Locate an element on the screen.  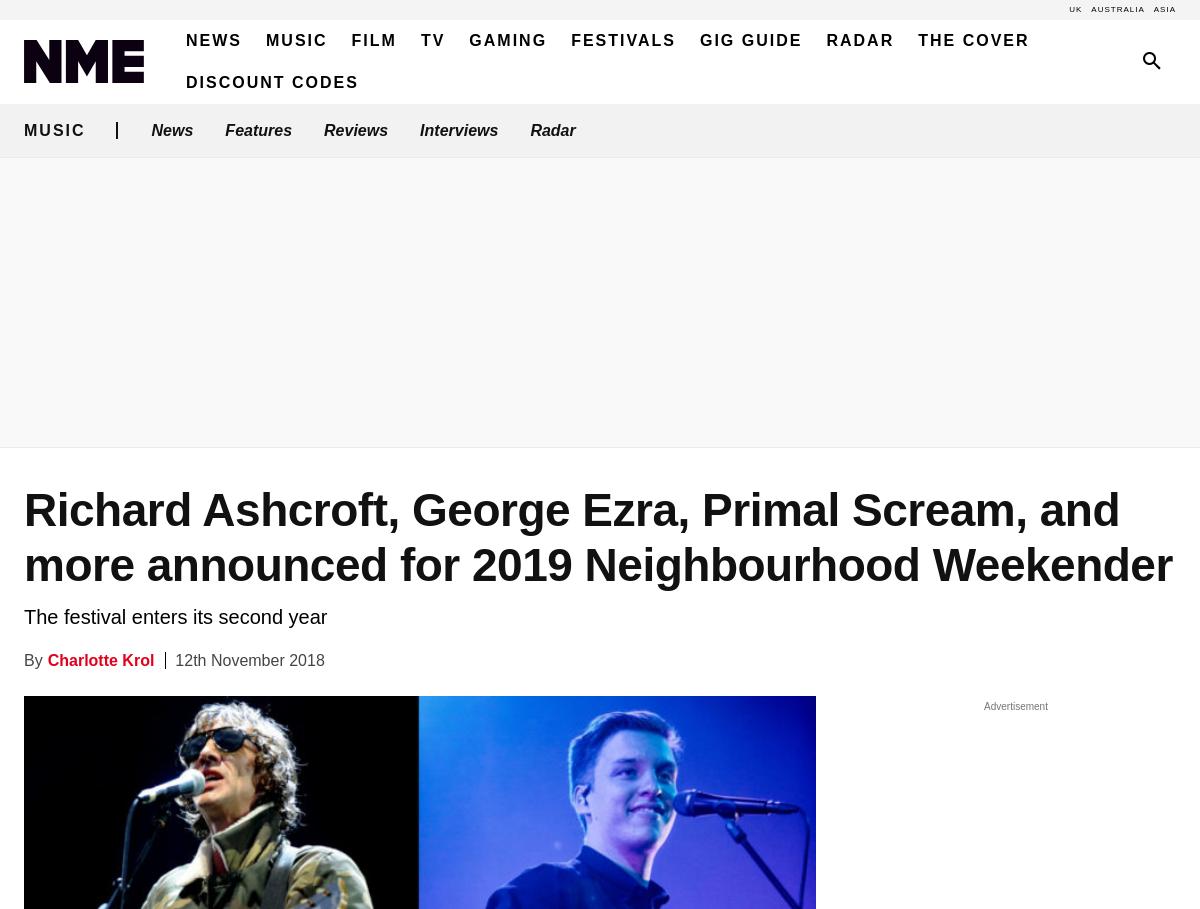
'Discount Codes' is located at coordinates (271, 81).